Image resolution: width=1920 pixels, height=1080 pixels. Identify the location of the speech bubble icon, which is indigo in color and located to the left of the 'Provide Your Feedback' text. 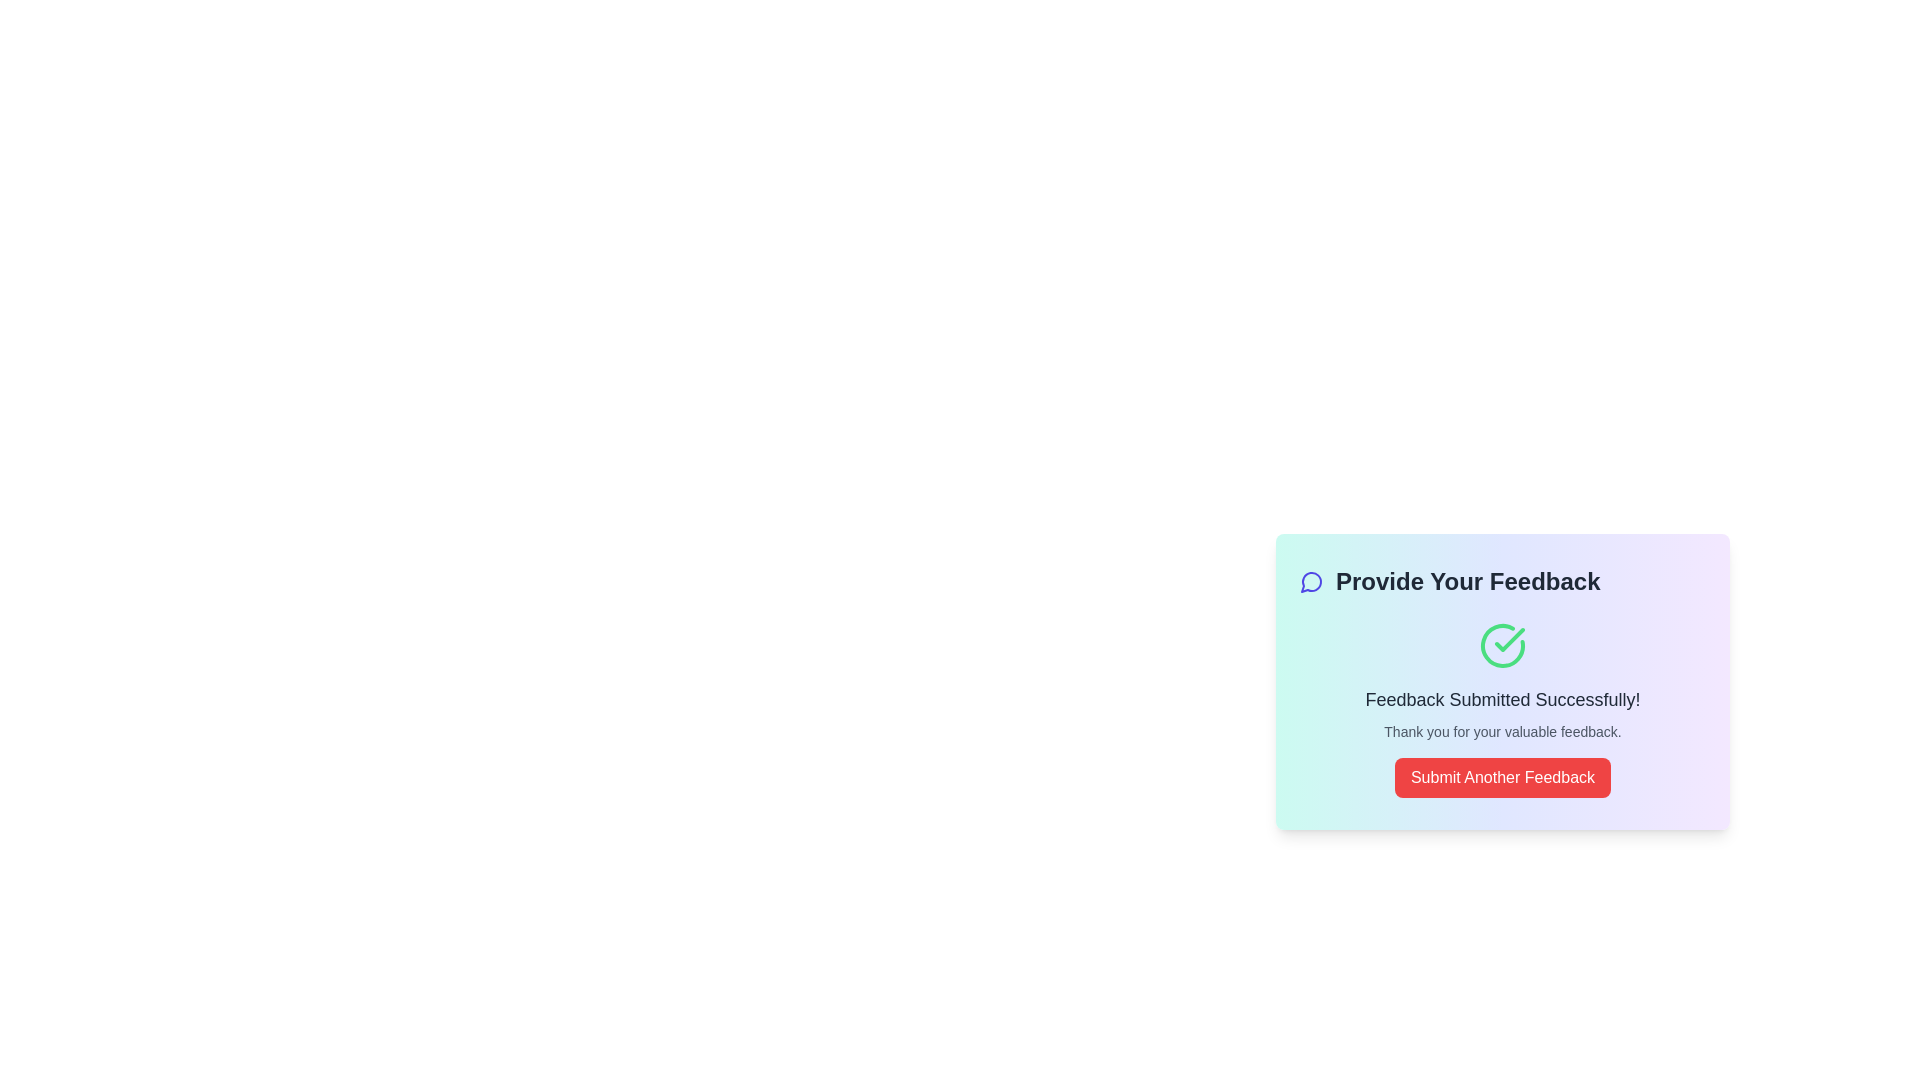
(1311, 582).